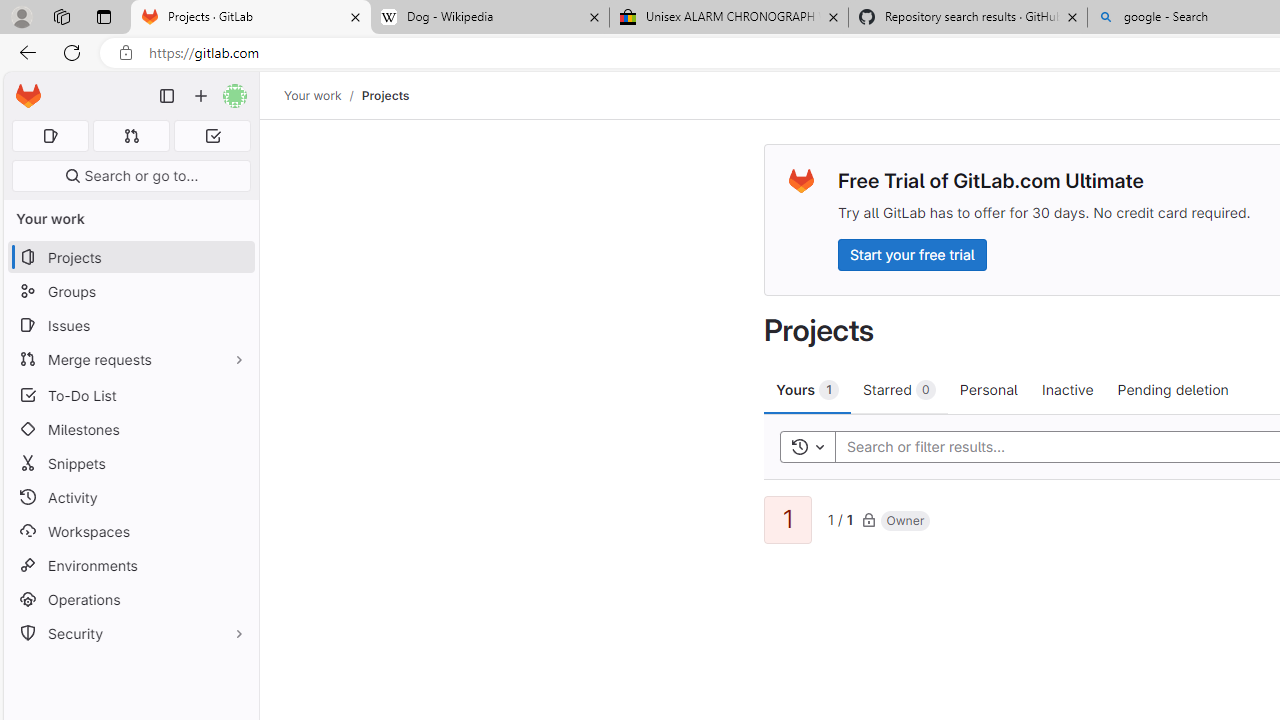  What do you see at coordinates (130, 428) in the screenshot?
I see `'Milestones'` at bounding box center [130, 428].